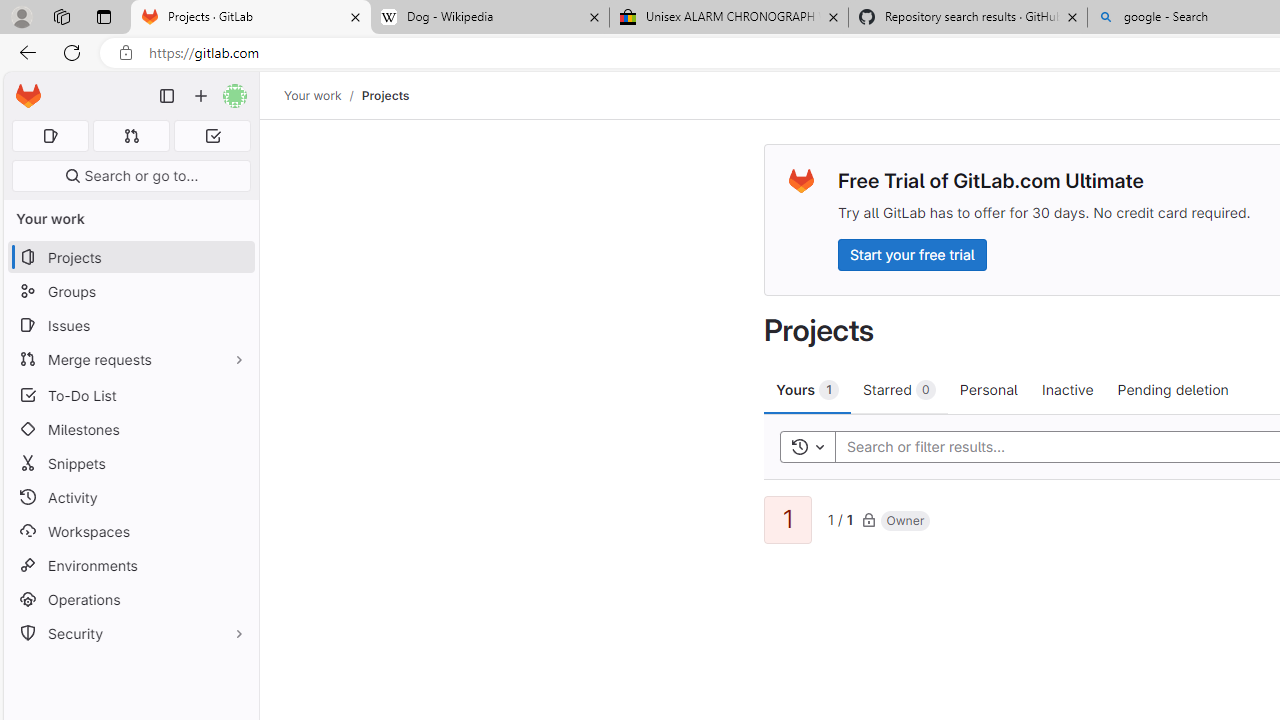  What do you see at coordinates (130, 428) in the screenshot?
I see `'Milestones'` at bounding box center [130, 428].